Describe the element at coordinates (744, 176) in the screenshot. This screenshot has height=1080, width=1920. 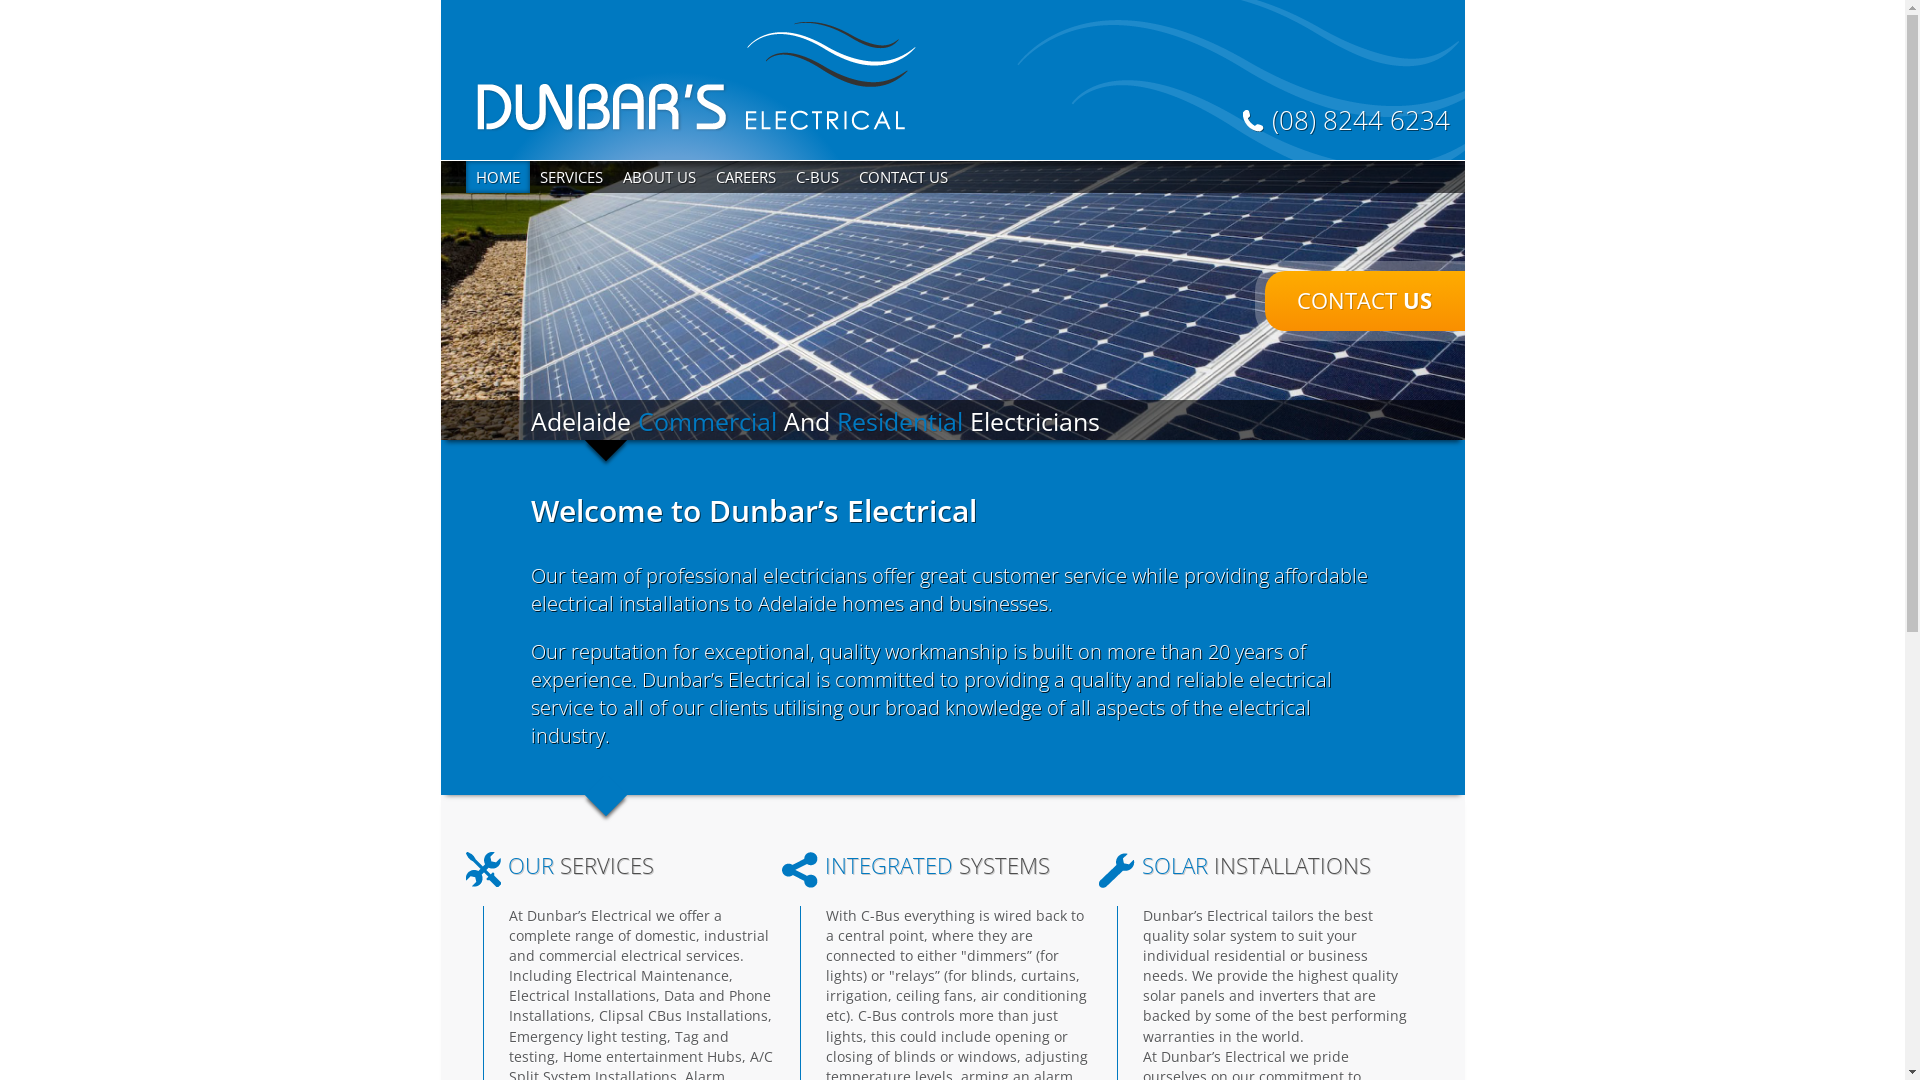
I see `'CAREERS'` at that location.